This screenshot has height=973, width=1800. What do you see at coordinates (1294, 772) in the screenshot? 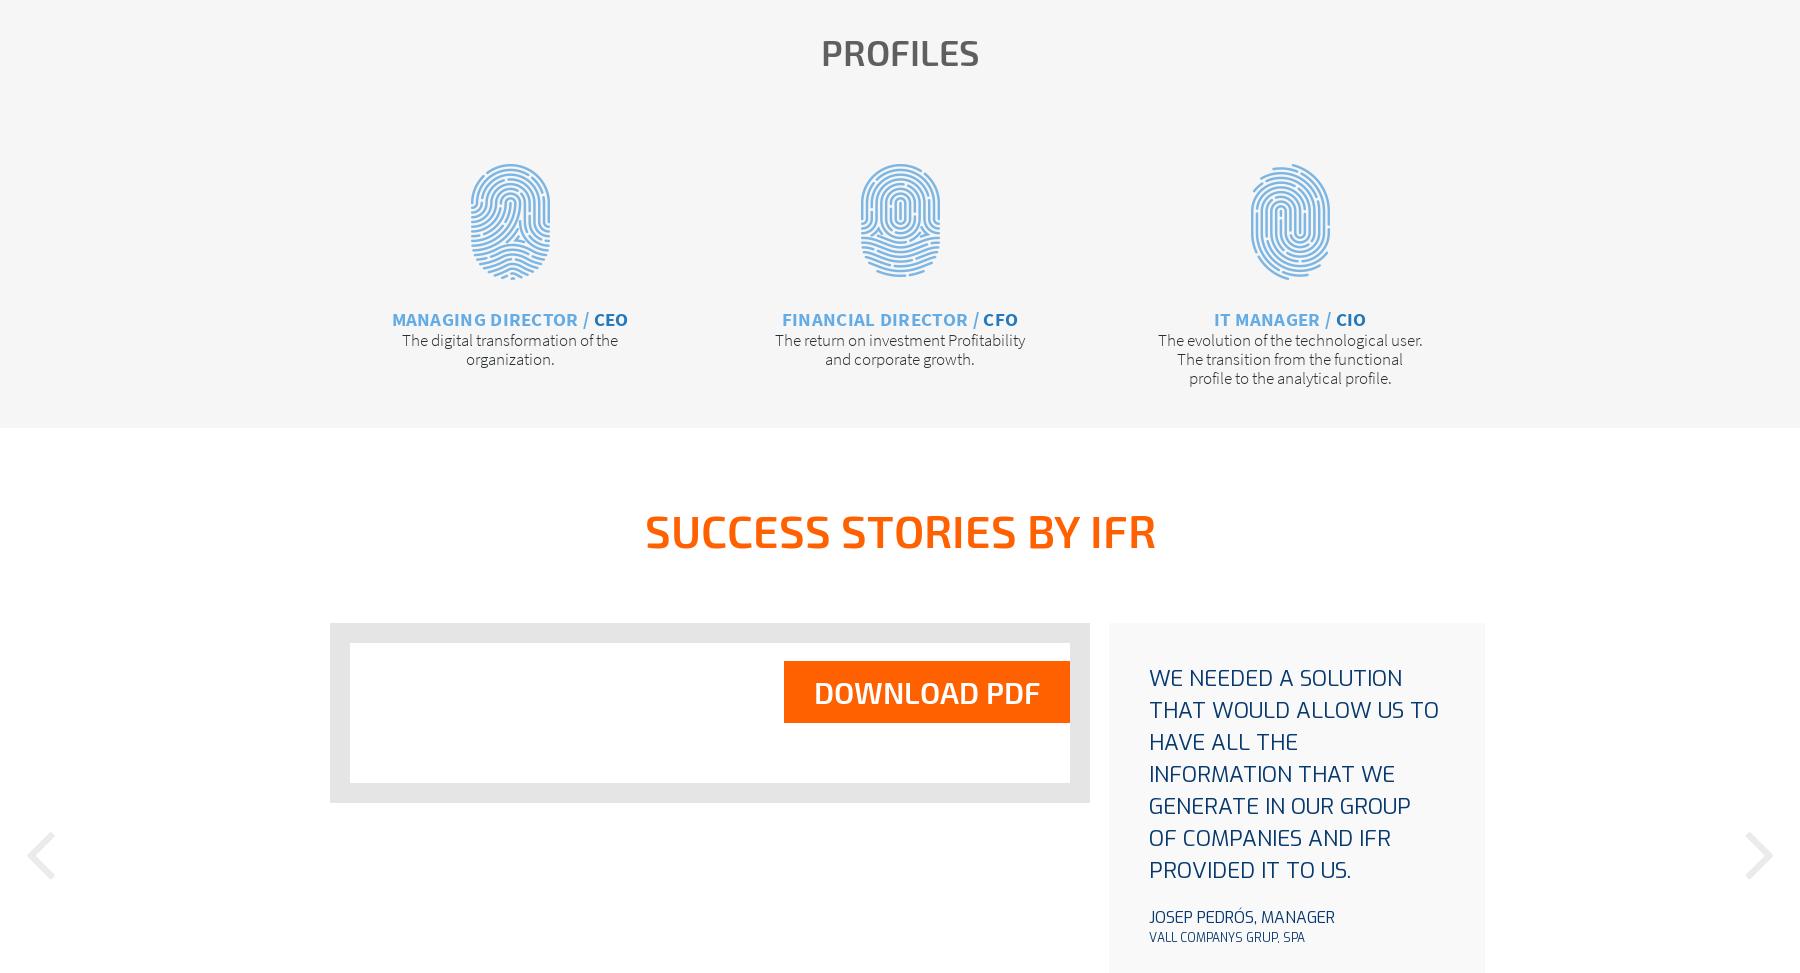
I see `'WE NEEDED A SOLUTION THAT WOULD ALLOW US TO HAVE ALL THE INFORMATION THAT WE GENERATE IN OUR GROUP OF COMPANIES AND IFR PROVIDED IT TO US.'` at bounding box center [1294, 772].